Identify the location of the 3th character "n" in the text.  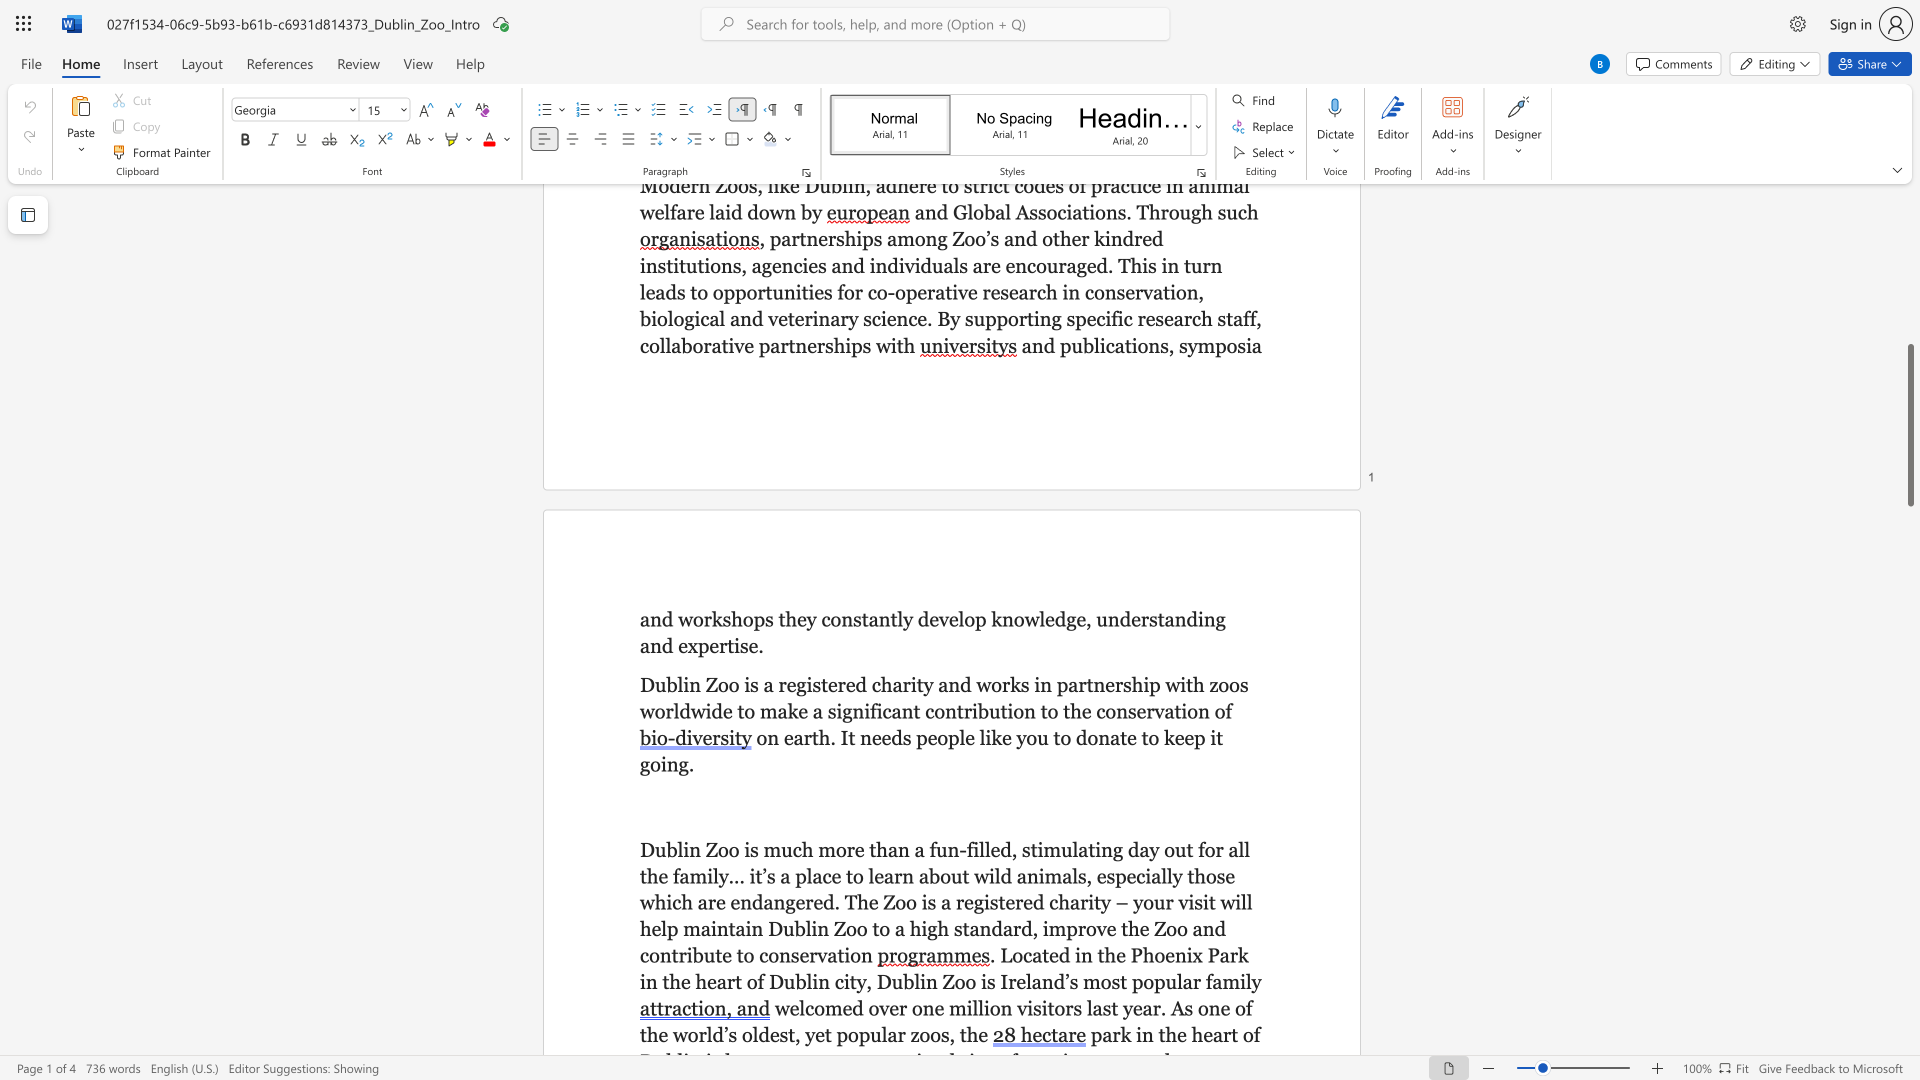
(1180, 618).